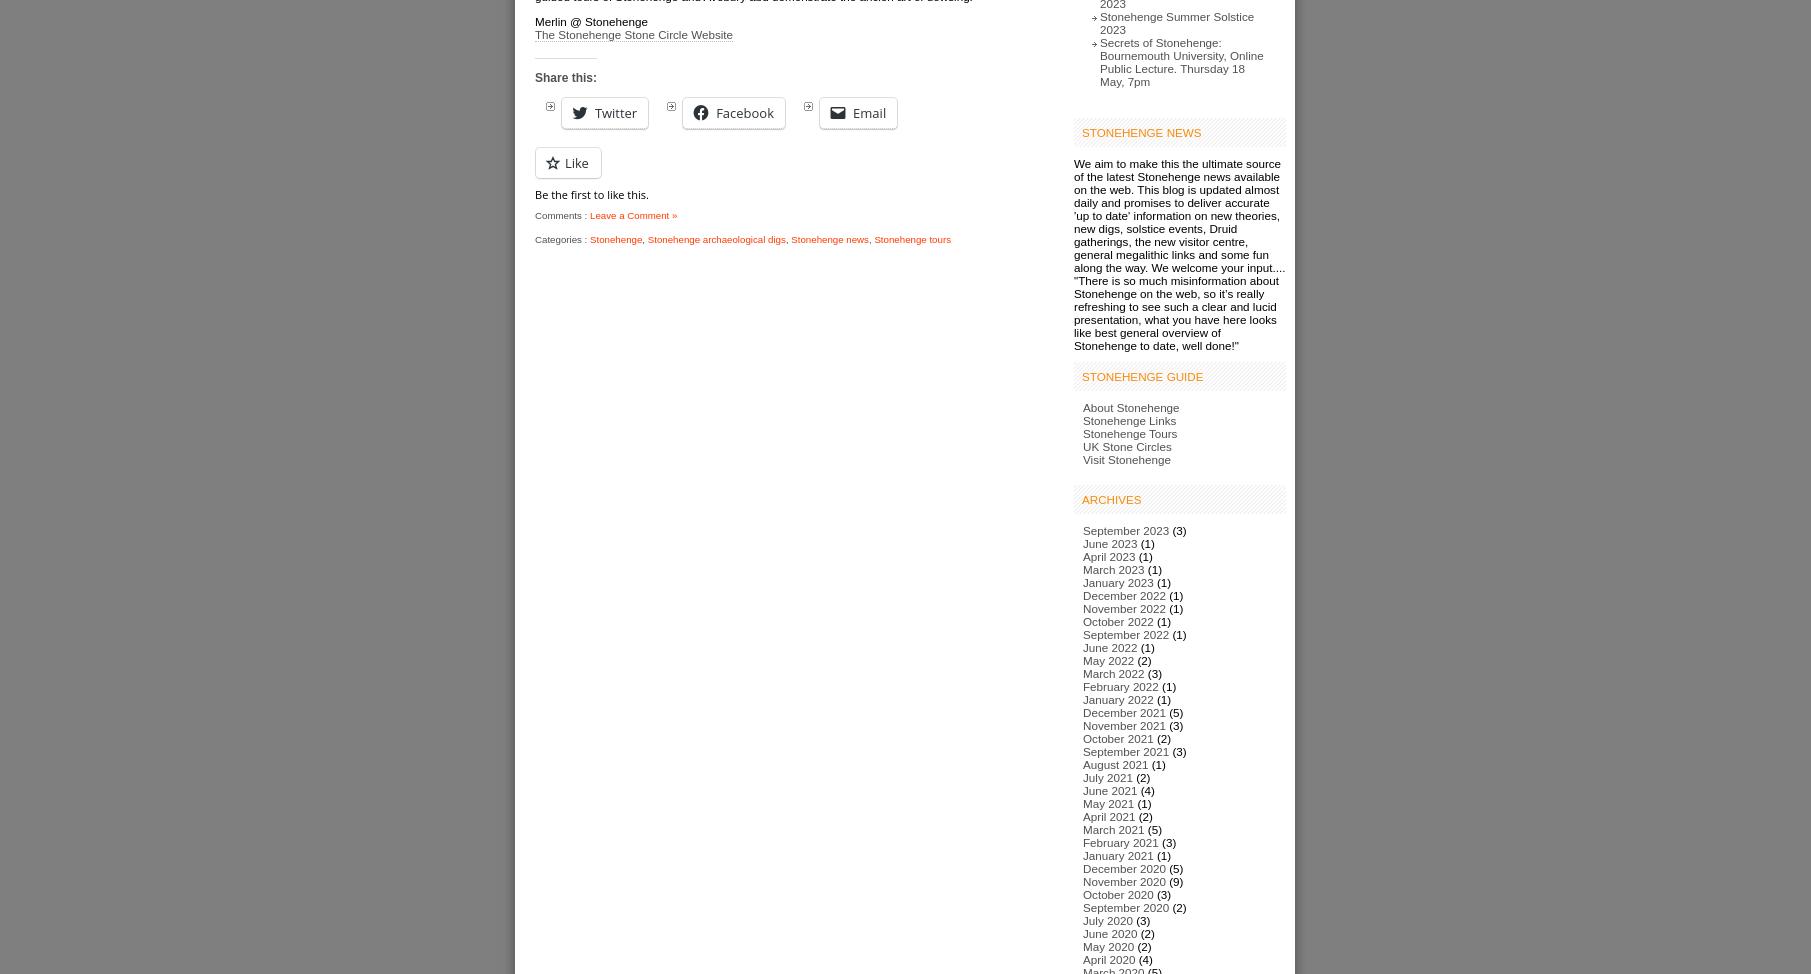  Describe the element at coordinates (1125, 445) in the screenshot. I see `'UK Stone Circles'` at that location.